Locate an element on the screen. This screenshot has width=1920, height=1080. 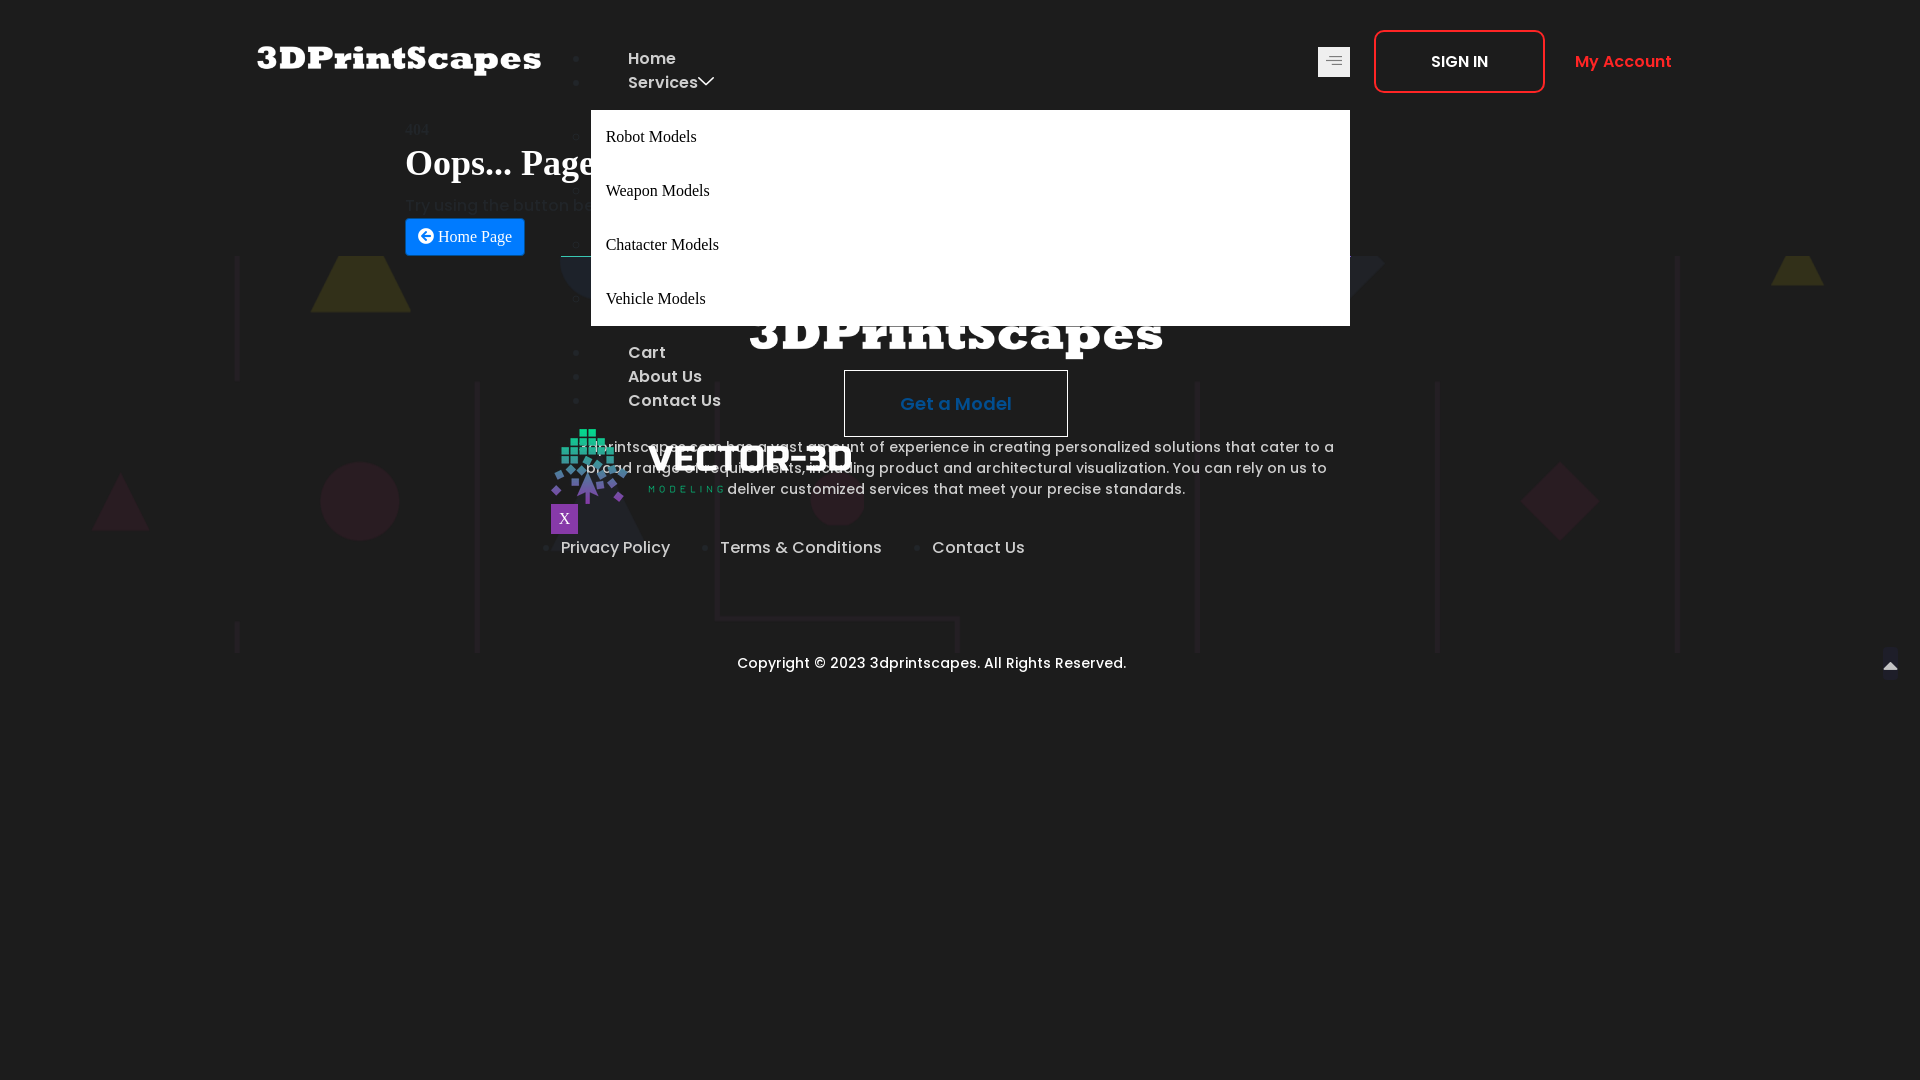
'Cart' is located at coordinates (647, 351).